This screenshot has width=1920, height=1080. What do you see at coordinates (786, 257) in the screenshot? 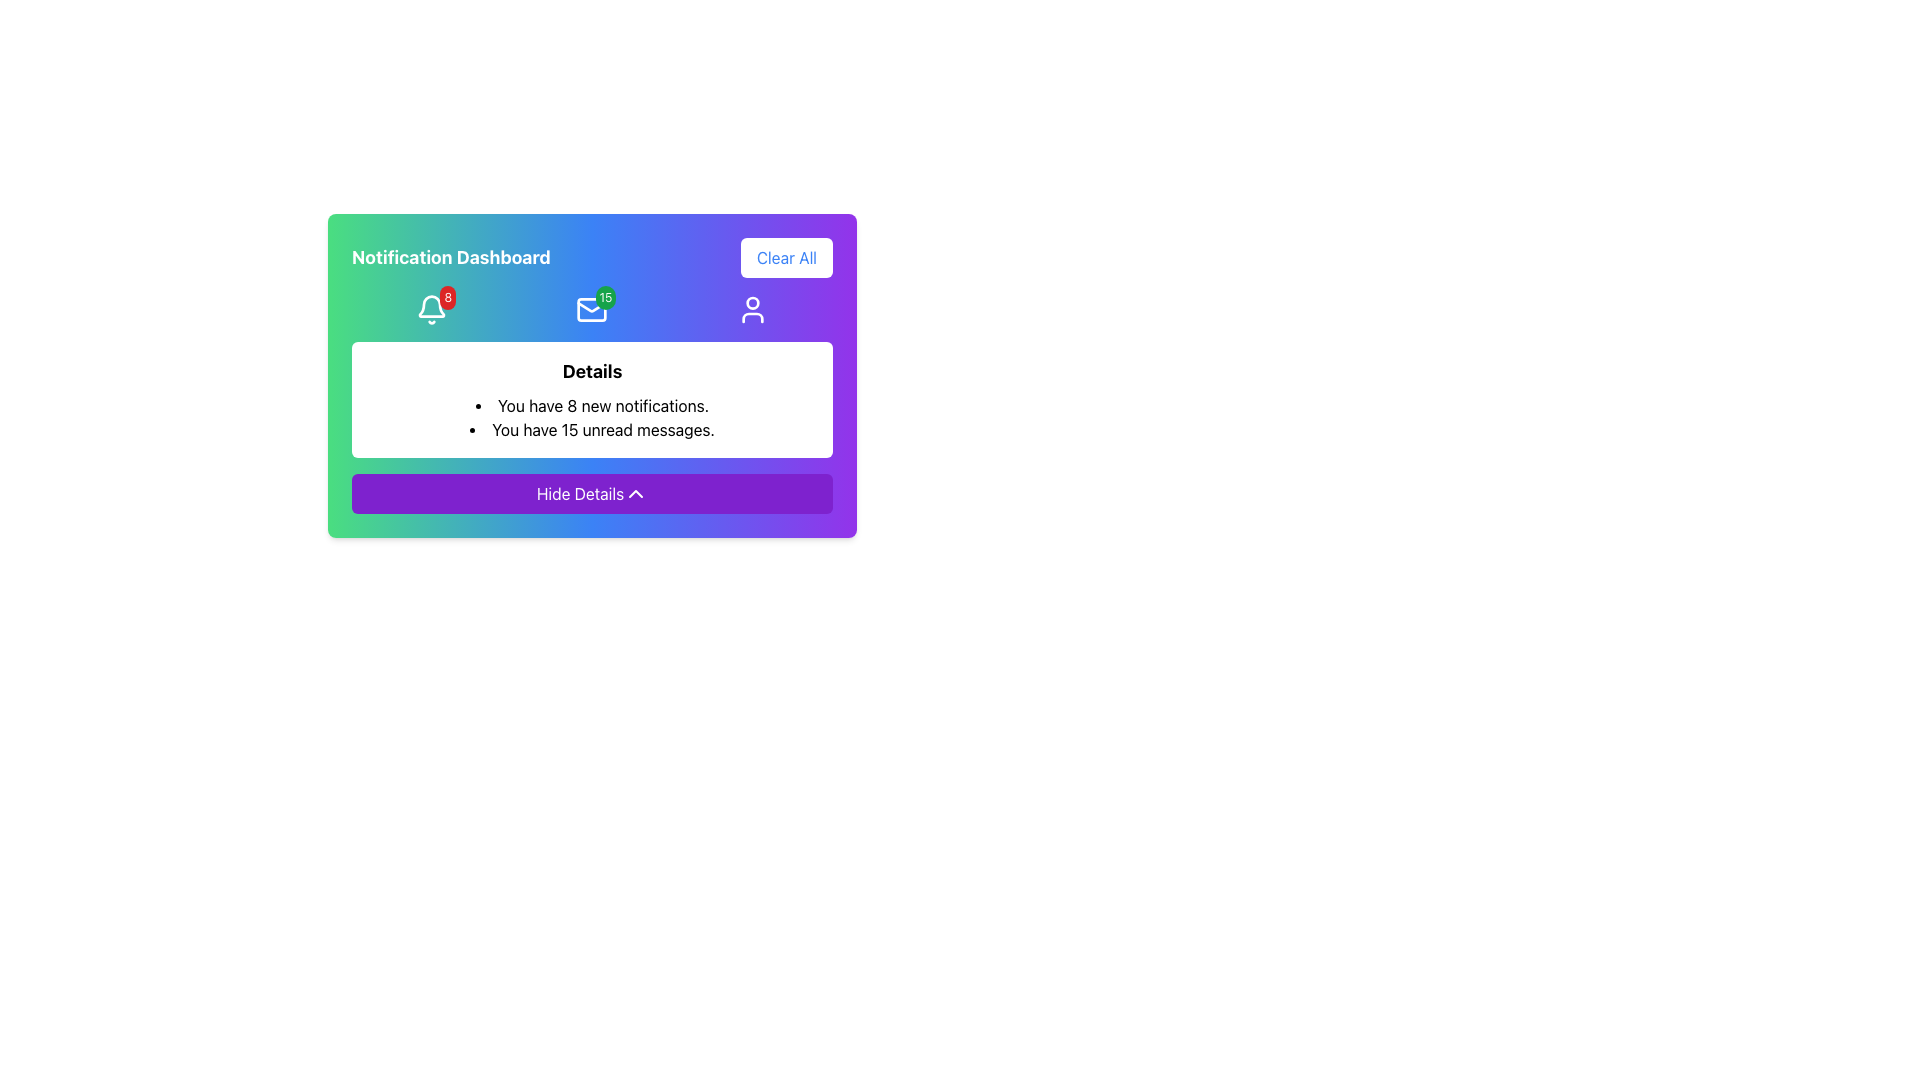
I see `the button on the right side of the 'Notification Dashboard' to clear all notifications` at bounding box center [786, 257].